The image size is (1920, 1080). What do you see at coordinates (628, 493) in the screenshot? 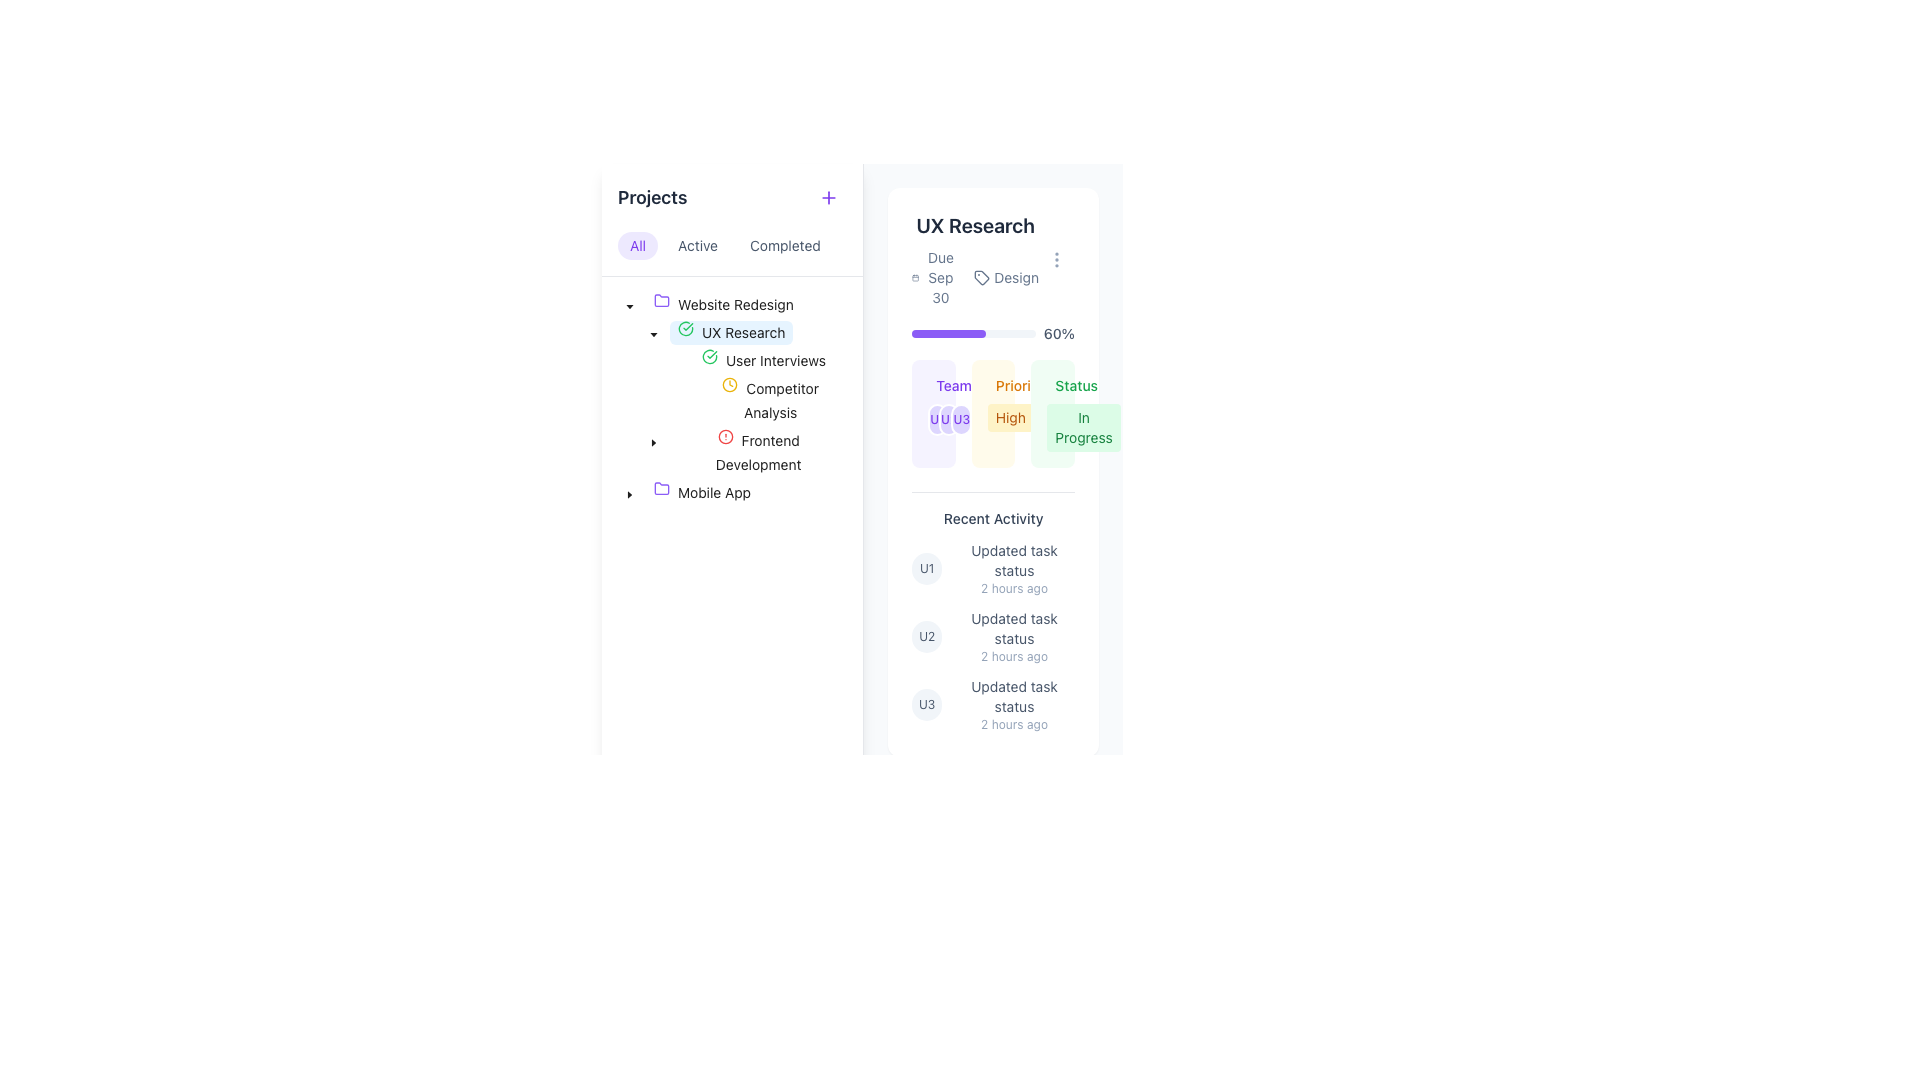
I see `the Toggle Switch located in the collapsible tree navigation panel under the 'Projects' section, which precedes the 'Mobile App' text` at bounding box center [628, 493].